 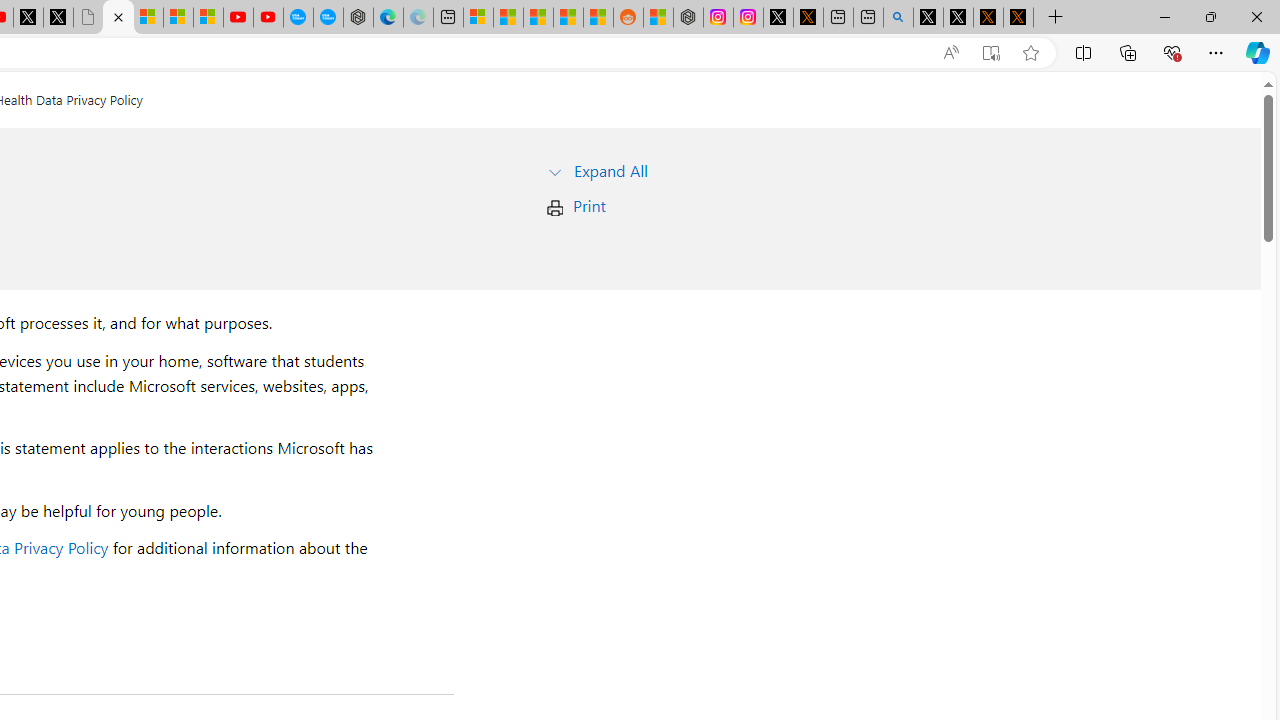 What do you see at coordinates (957, 17) in the screenshot?
I see `'GitHub (@github) / X'` at bounding box center [957, 17].